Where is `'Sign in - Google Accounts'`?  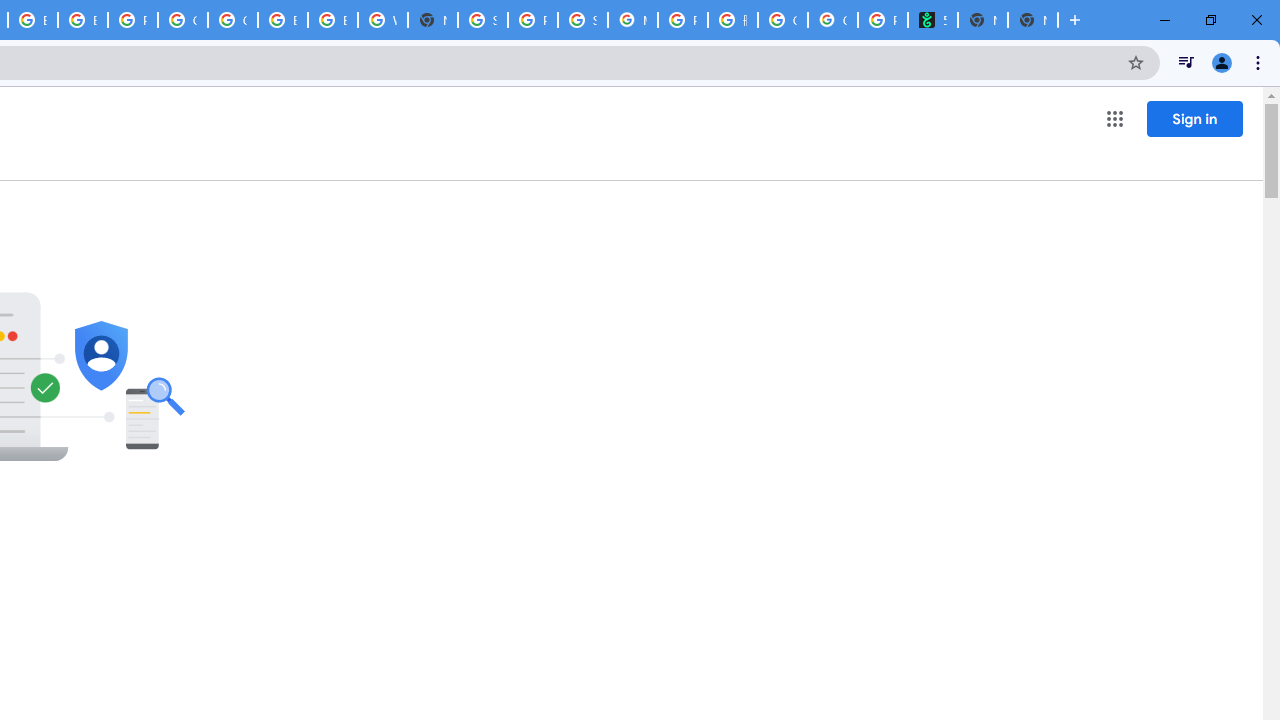 'Sign in - Google Accounts' is located at coordinates (483, 20).